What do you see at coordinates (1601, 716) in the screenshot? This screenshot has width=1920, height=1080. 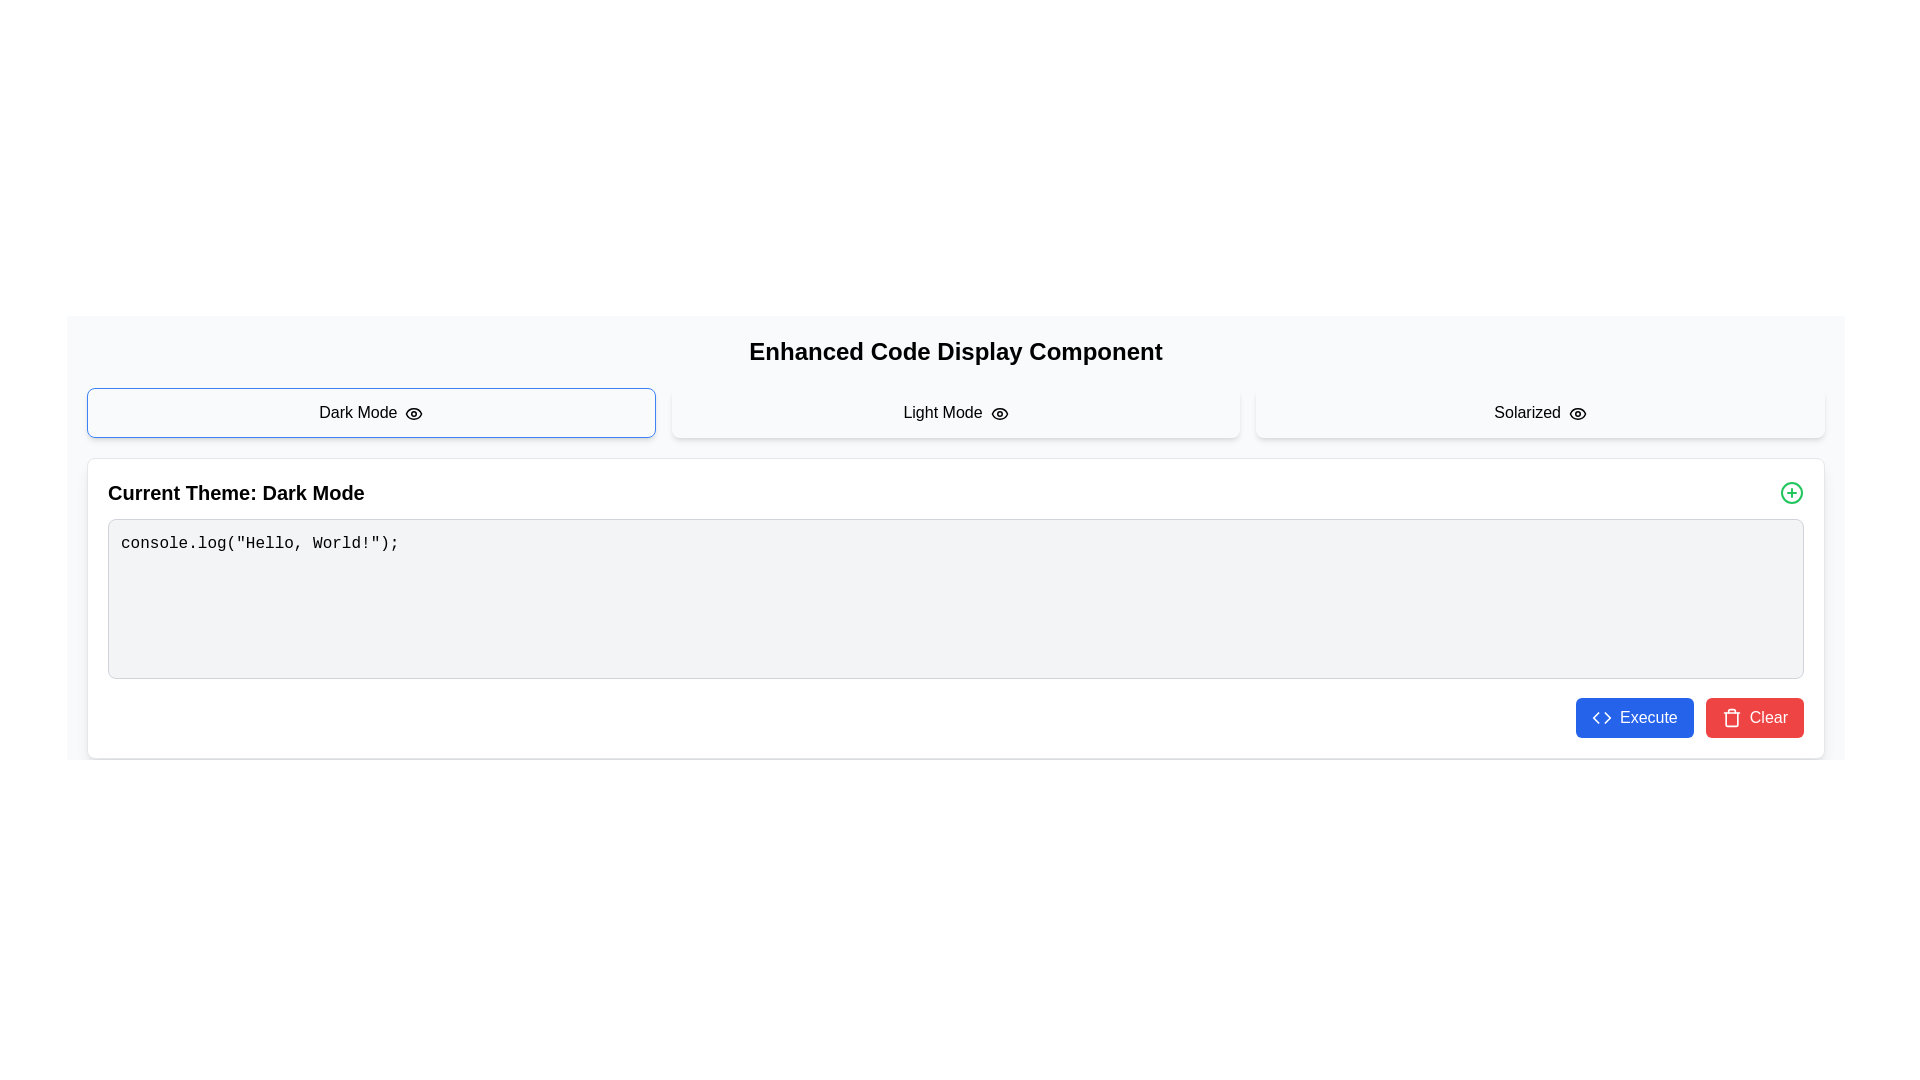 I see `the small, square code symbol icon located on the left portion of the 'Execute' button for accessibility navigation` at bounding box center [1601, 716].